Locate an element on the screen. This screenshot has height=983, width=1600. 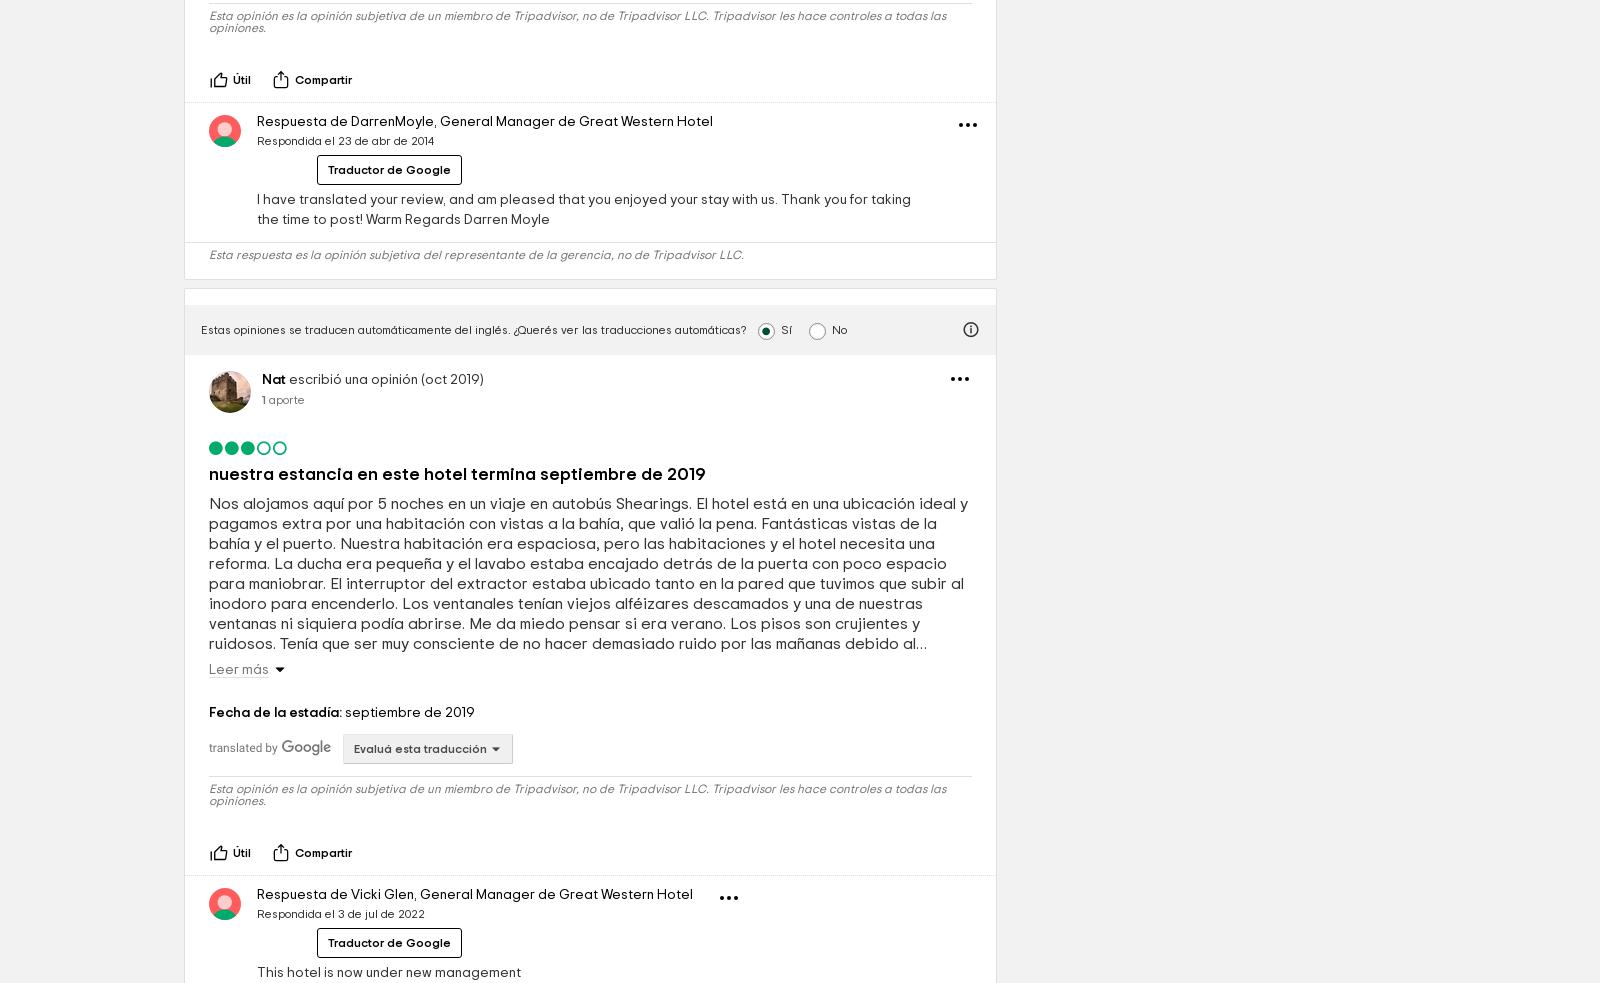
'abril de 2014' is located at coordinates (384, 120).